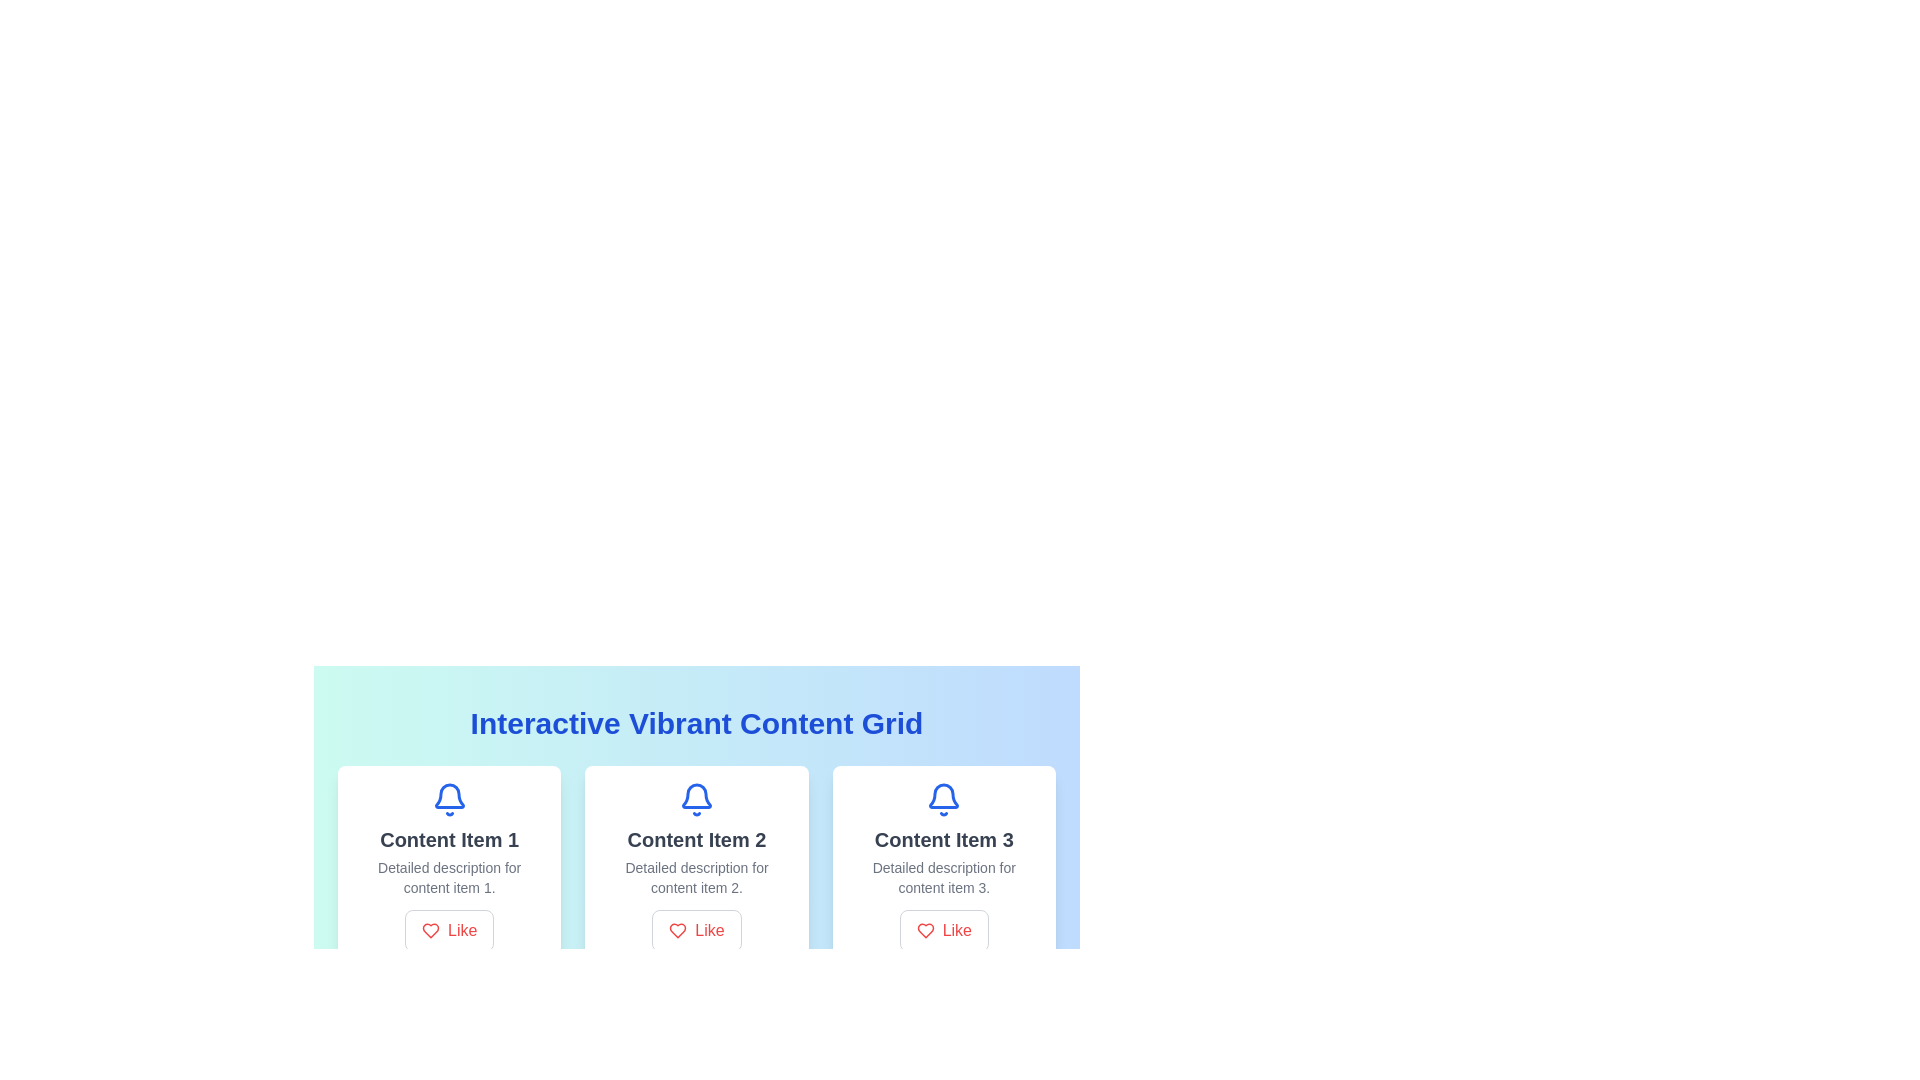 This screenshot has height=1080, width=1920. Describe the element at coordinates (696, 798) in the screenshot. I see `the notification bell icon in blue color, which is positioned above the text 'Content Item 2' in the middle column of a three-column grid` at that location.